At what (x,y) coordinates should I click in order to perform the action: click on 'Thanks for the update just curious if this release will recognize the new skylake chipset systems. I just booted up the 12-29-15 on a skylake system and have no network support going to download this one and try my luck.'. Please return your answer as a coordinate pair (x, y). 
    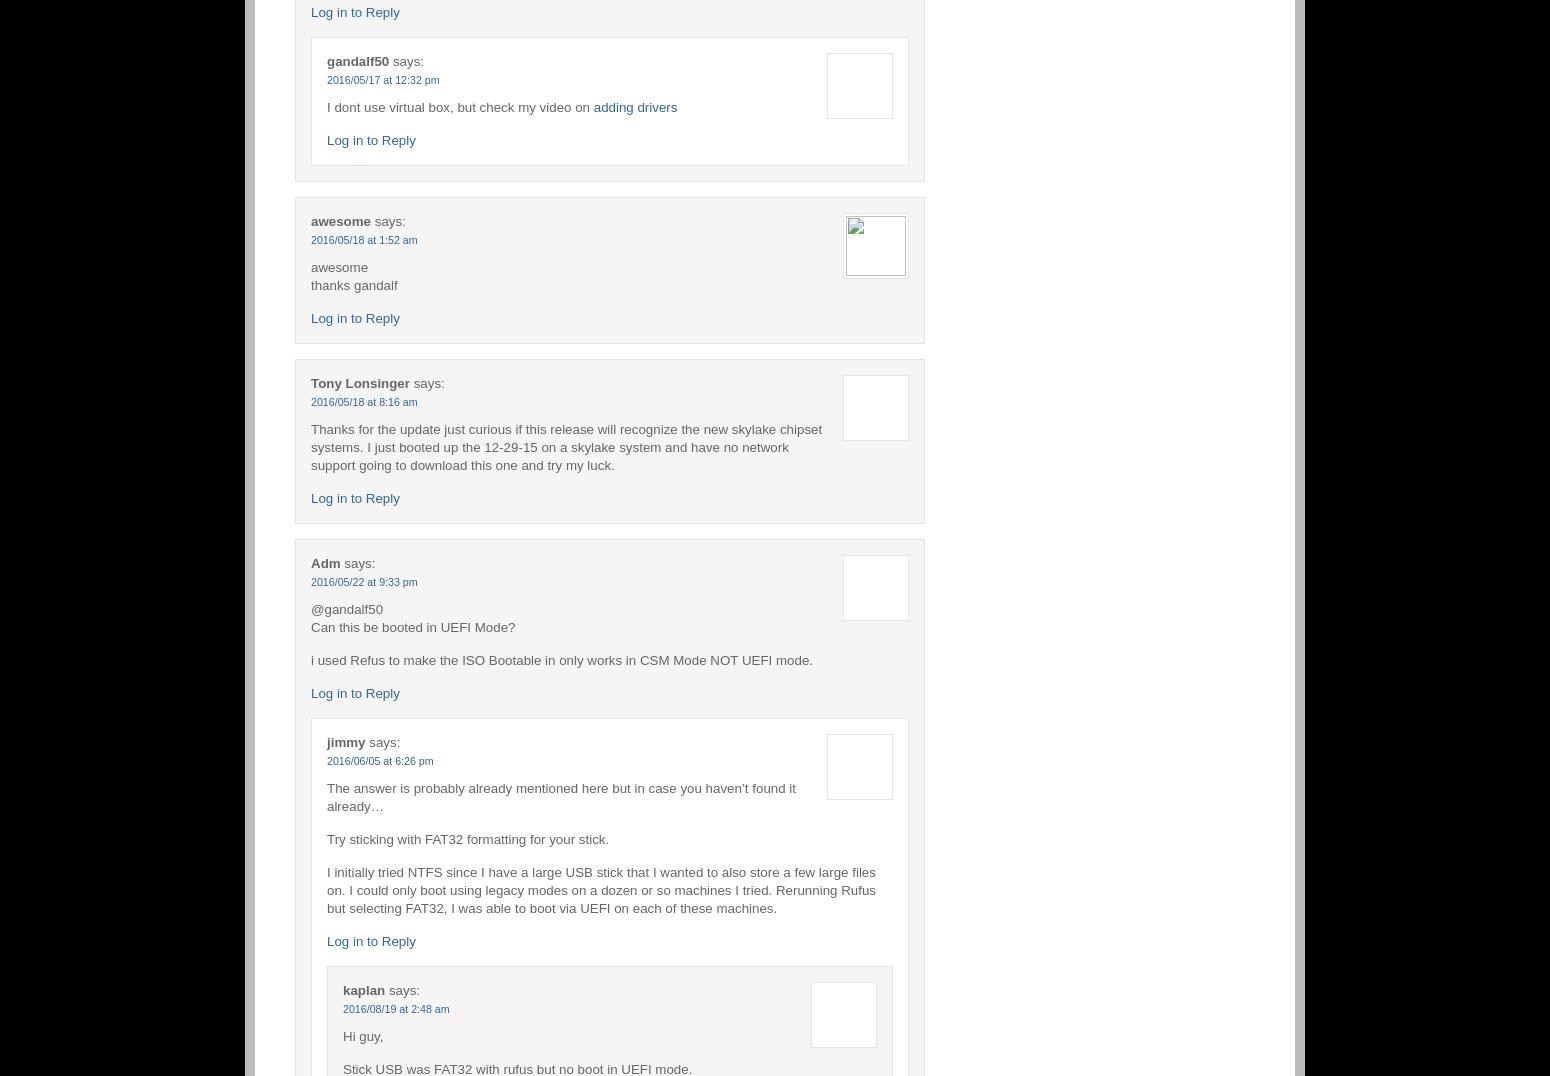
    Looking at the image, I should click on (566, 446).